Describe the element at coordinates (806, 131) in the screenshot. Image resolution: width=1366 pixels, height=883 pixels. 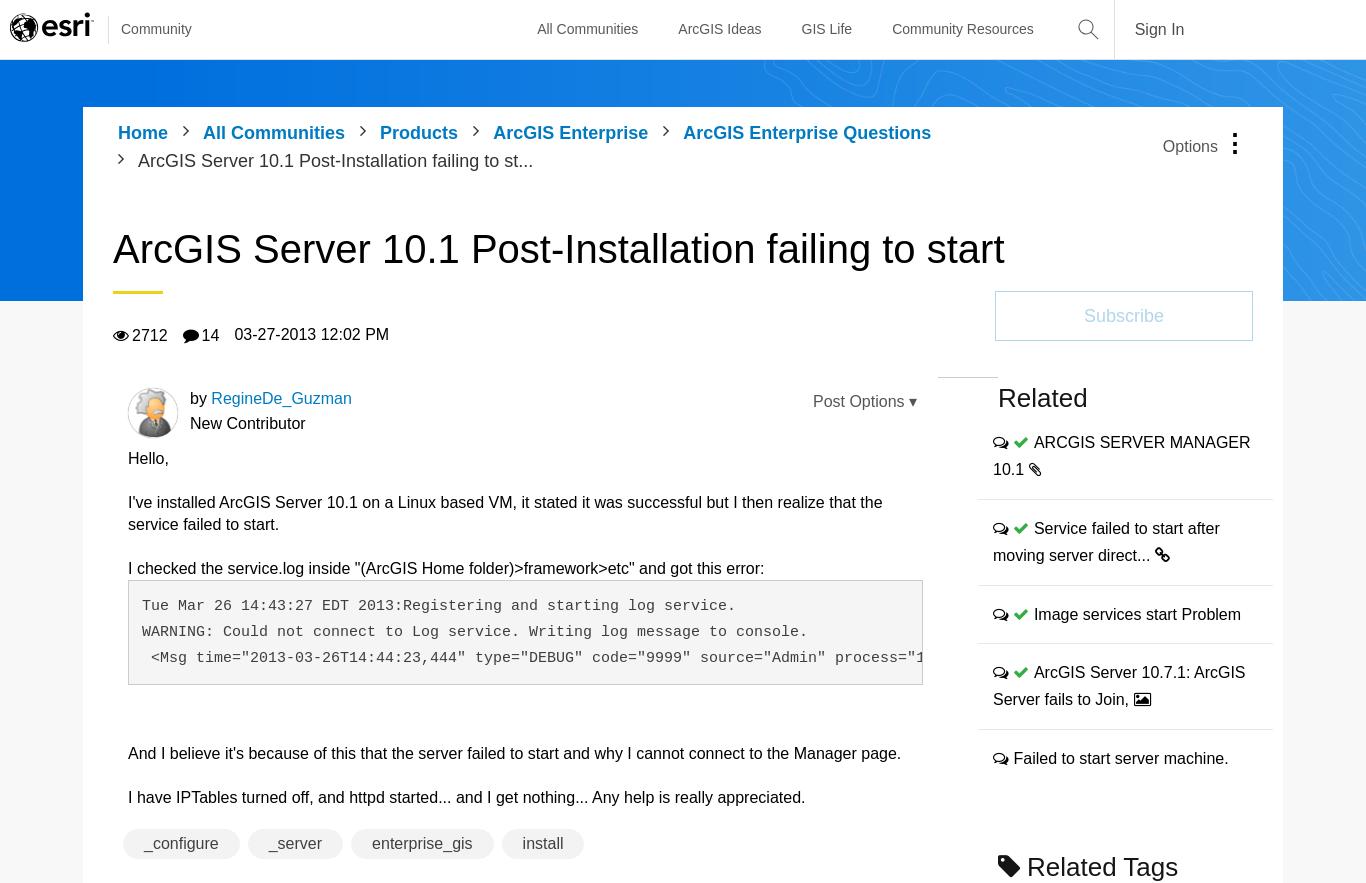
I see `'ArcGIS Enterprise Questions'` at that location.